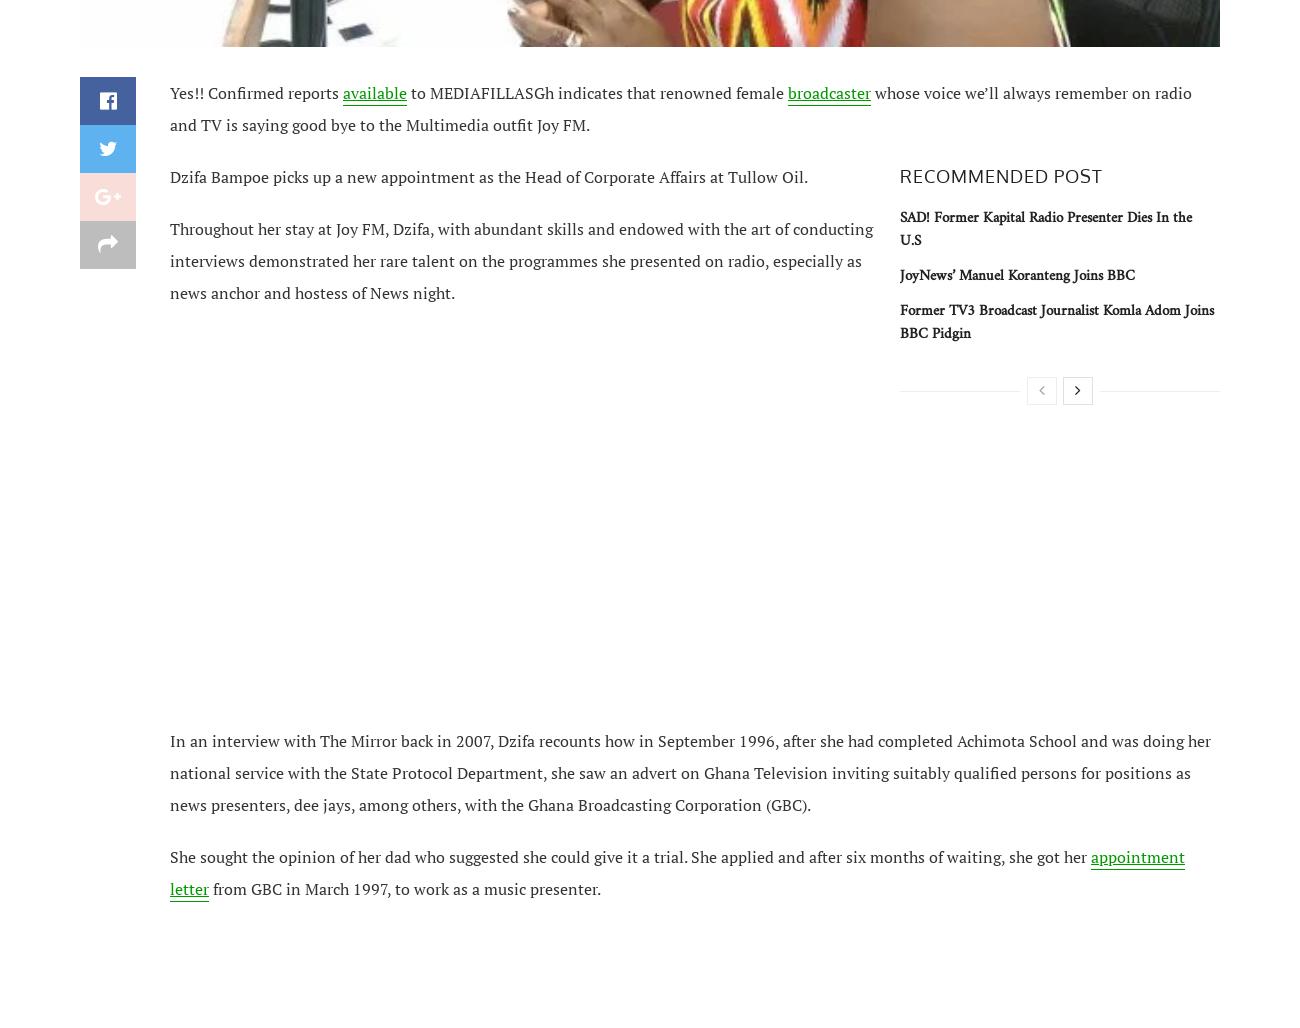 The image size is (1300, 1028). I want to click on 'to MEDIAFILLASGh indicates that renowned female', so click(597, 91).